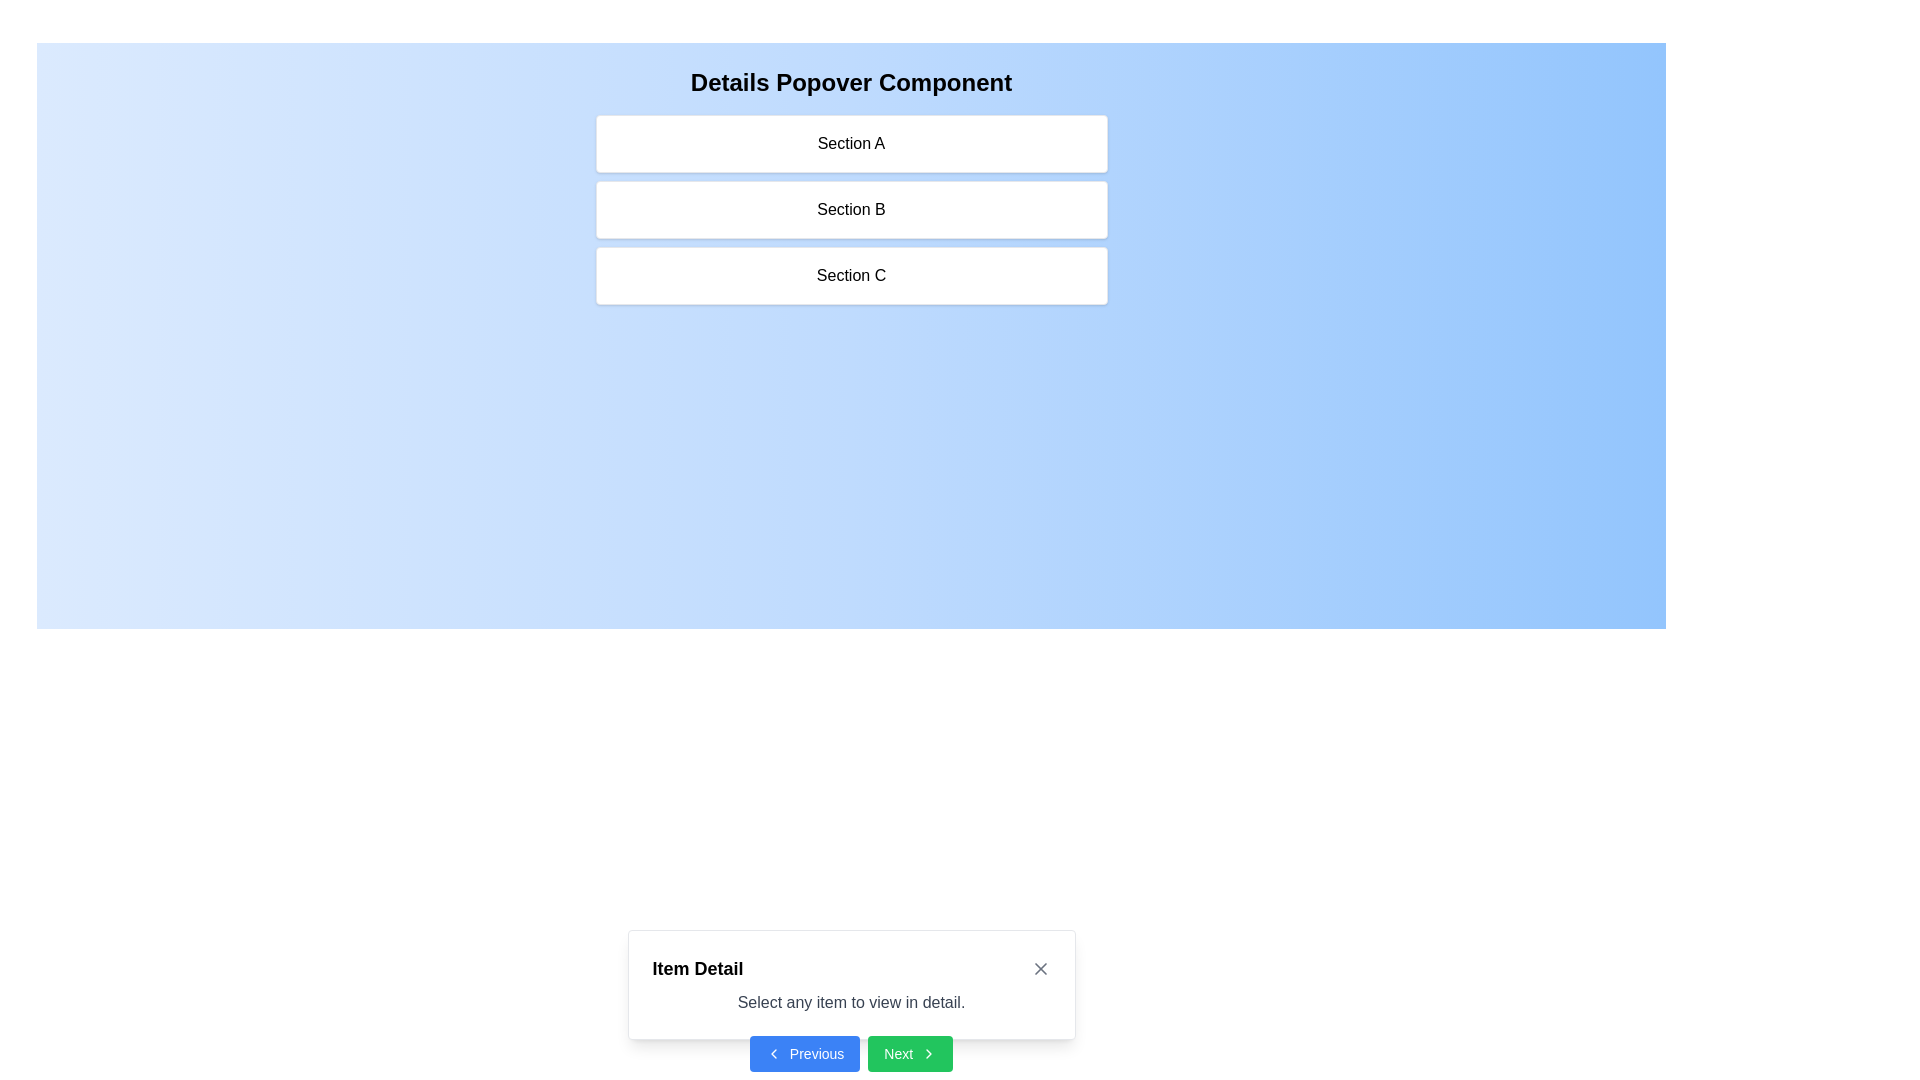  Describe the element at coordinates (909, 1052) in the screenshot. I see `the 'Next' button with a green background and white text, located at the bottom right of the modal dialogue box` at that location.